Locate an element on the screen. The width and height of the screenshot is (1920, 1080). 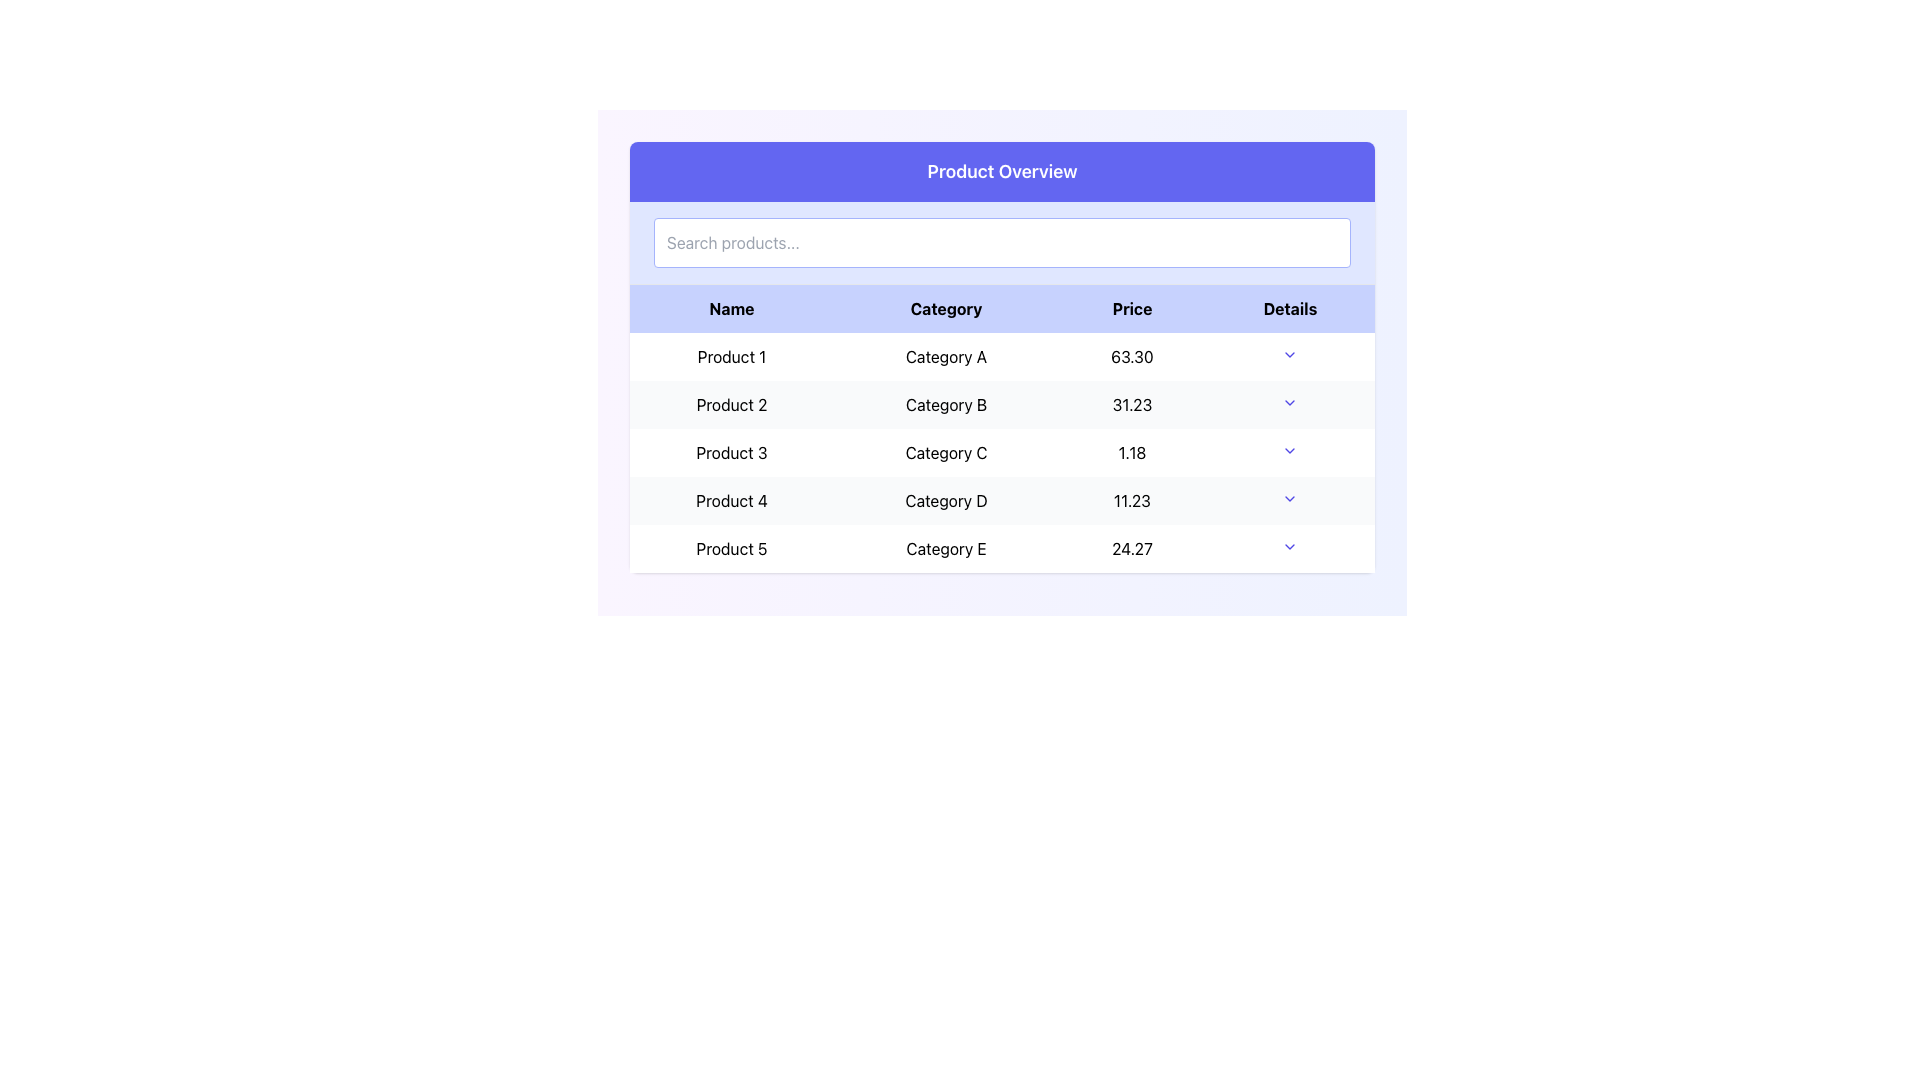
the downward-pointing triangle icon in the 'Details' column of the table row for 'Product 4' is located at coordinates (1290, 500).